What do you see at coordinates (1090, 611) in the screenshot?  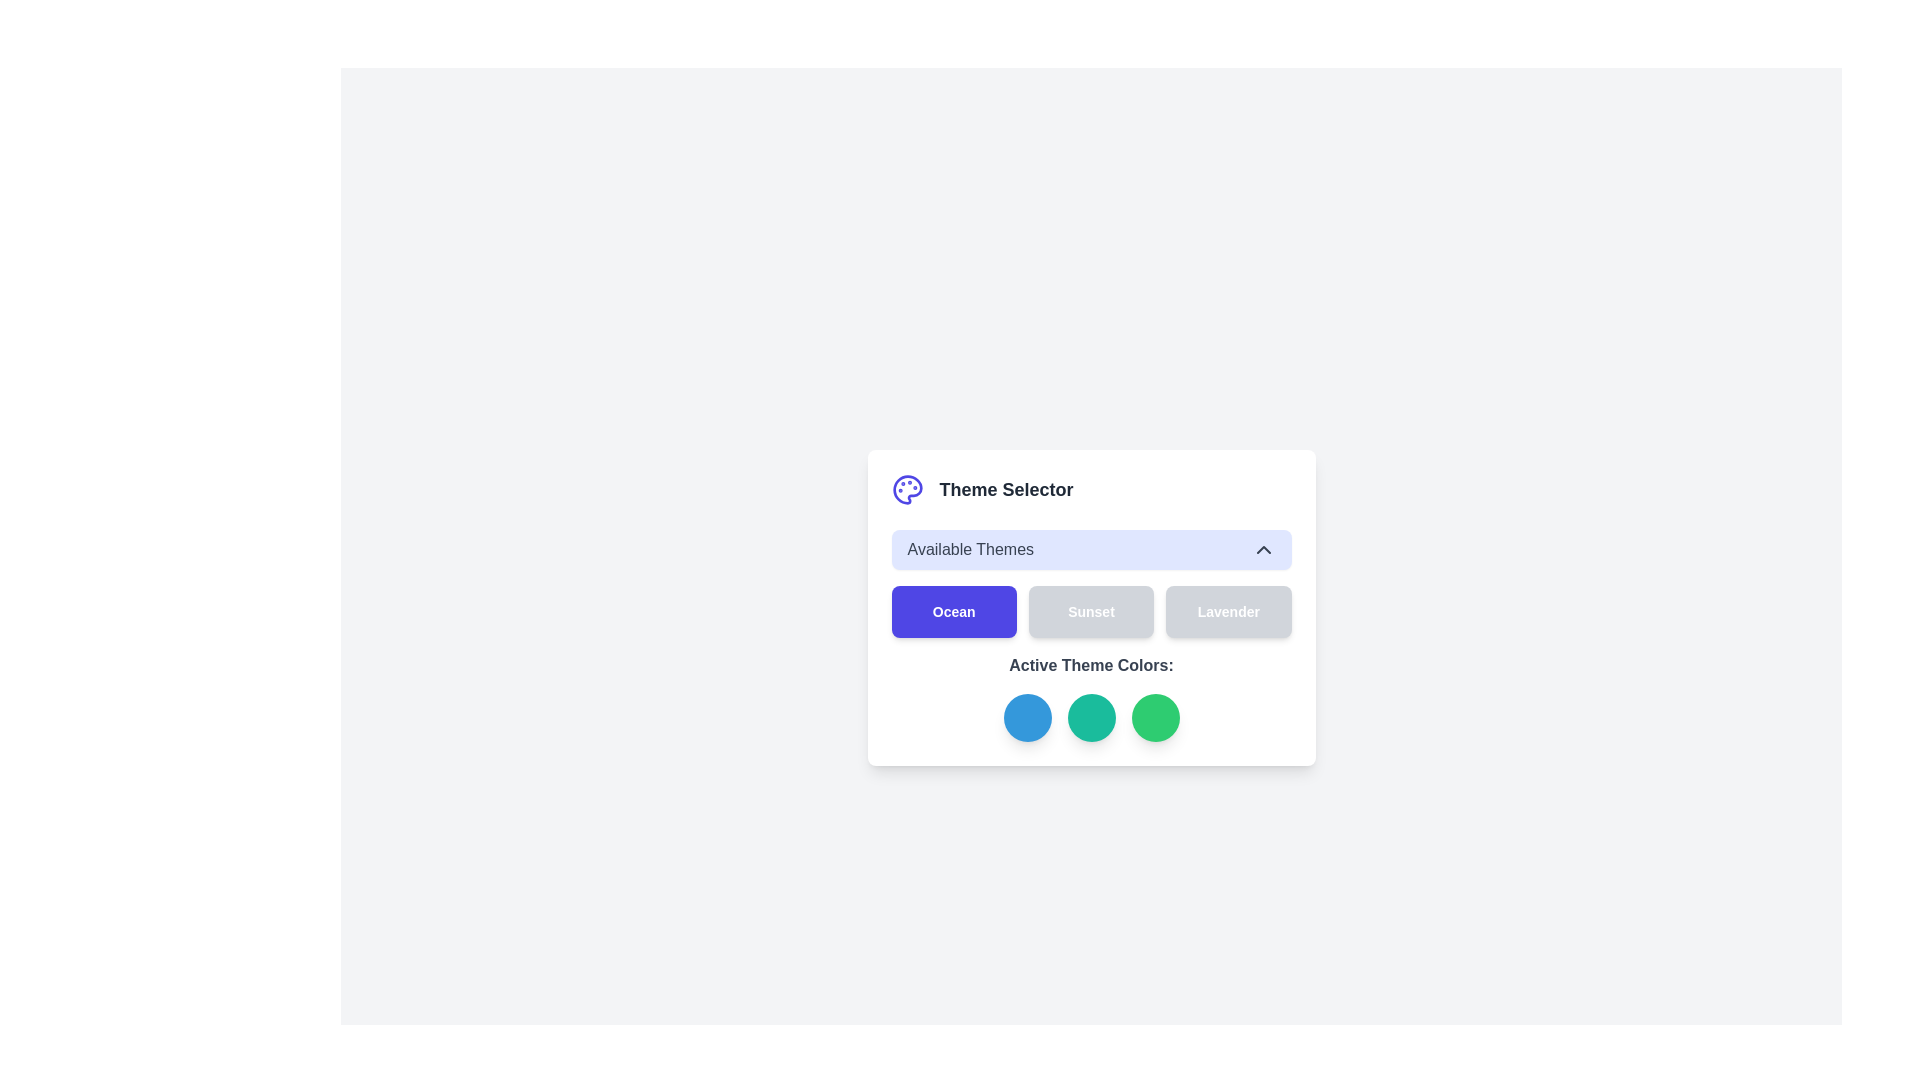 I see `the 'Sunset' button` at bounding box center [1090, 611].